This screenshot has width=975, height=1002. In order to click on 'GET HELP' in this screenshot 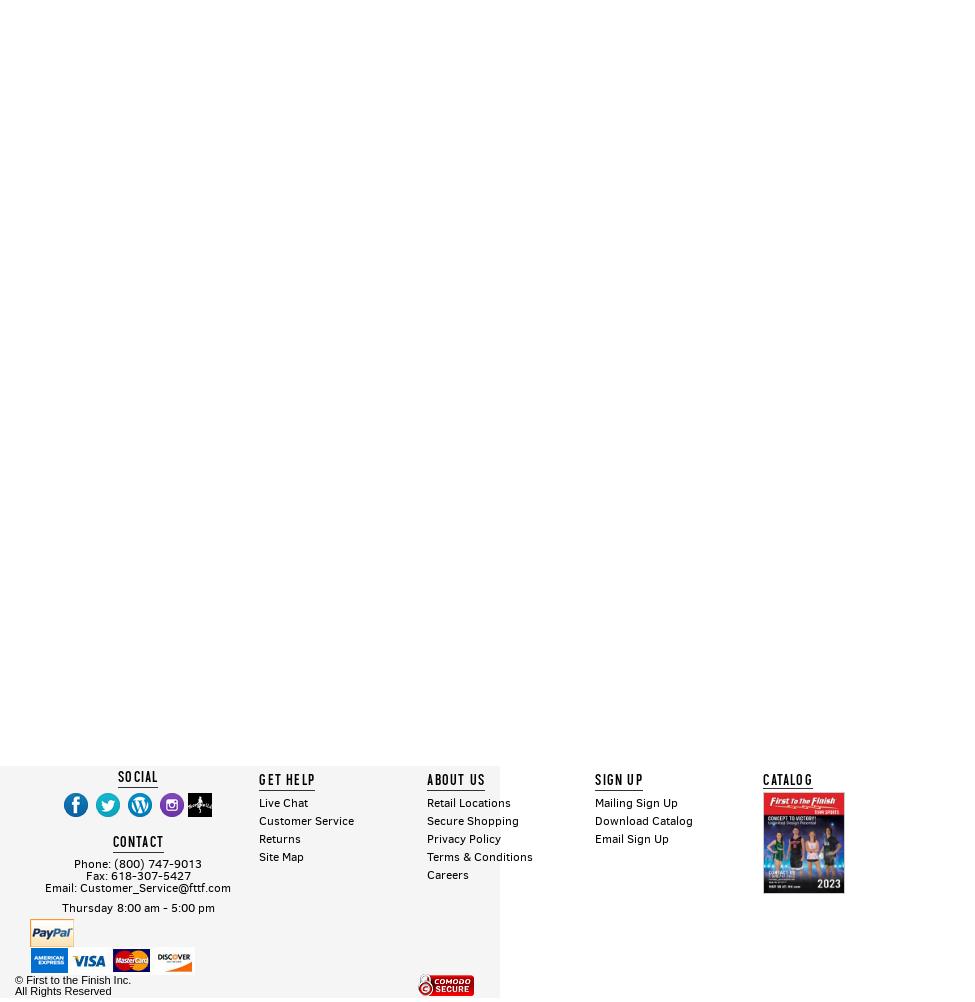, I will do `click(258, 779)`.